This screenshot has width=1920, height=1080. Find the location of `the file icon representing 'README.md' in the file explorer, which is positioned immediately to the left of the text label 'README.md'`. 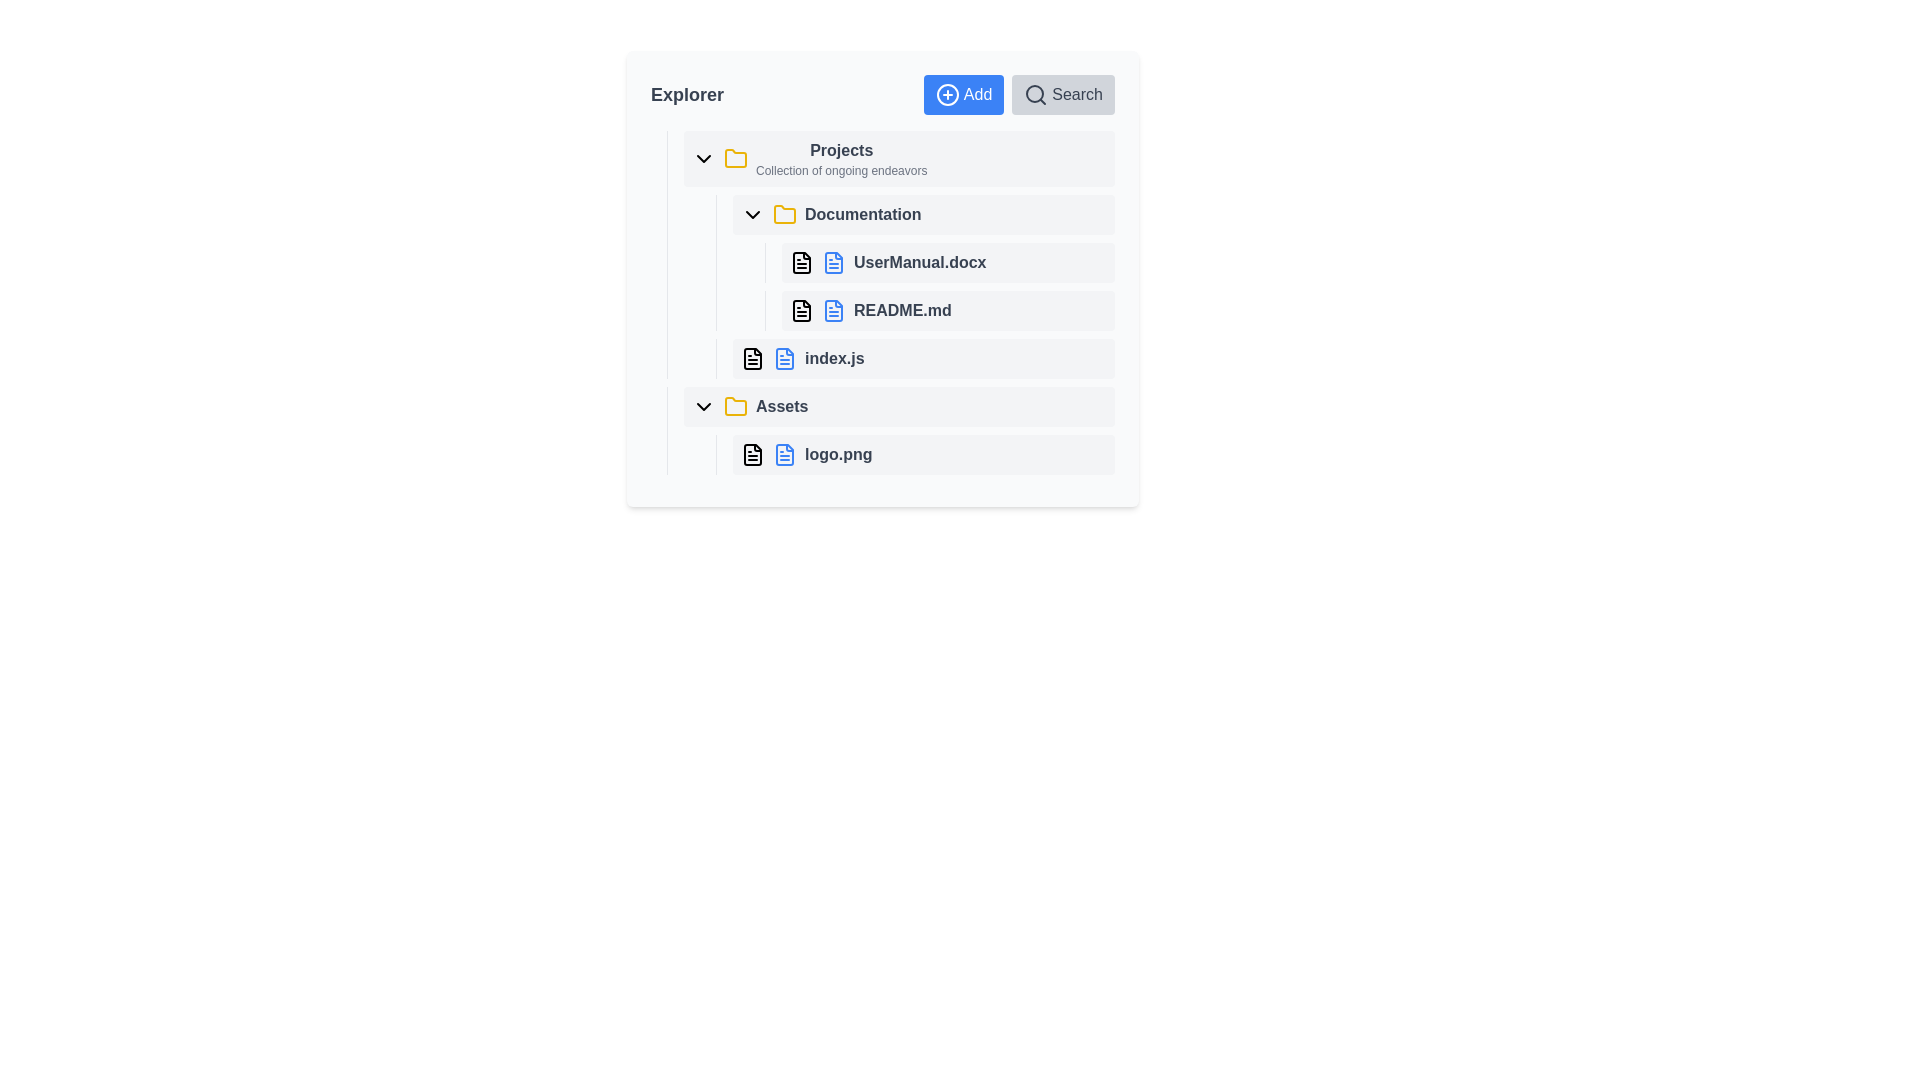

the file icon representing 'README.md' in the file explorer, which is positioned immediately to the left of the text label 'README.md' is located at coordinates (801, 311).